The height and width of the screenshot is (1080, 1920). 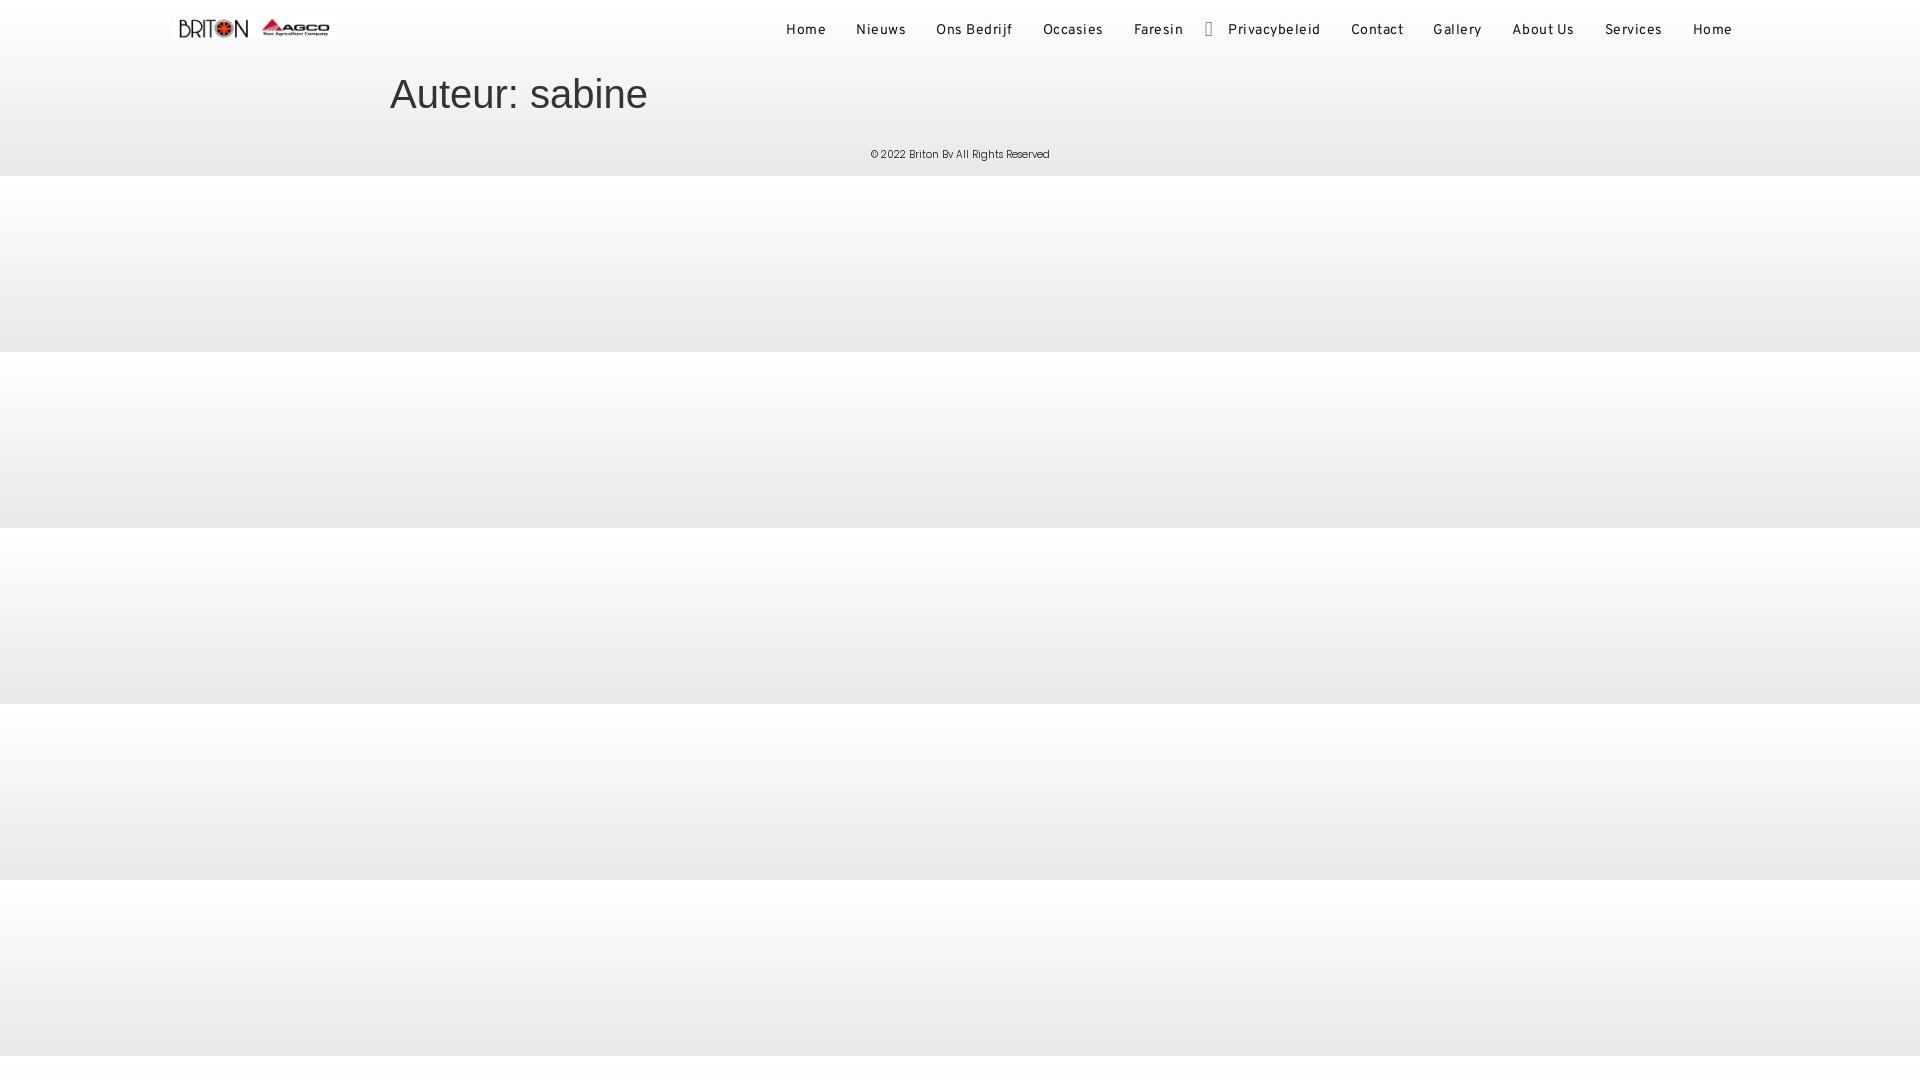 What do you see at coordinates (1157, 30) in the screenshot?
I see `'Faresin'` at bounding box center [1157, 30].